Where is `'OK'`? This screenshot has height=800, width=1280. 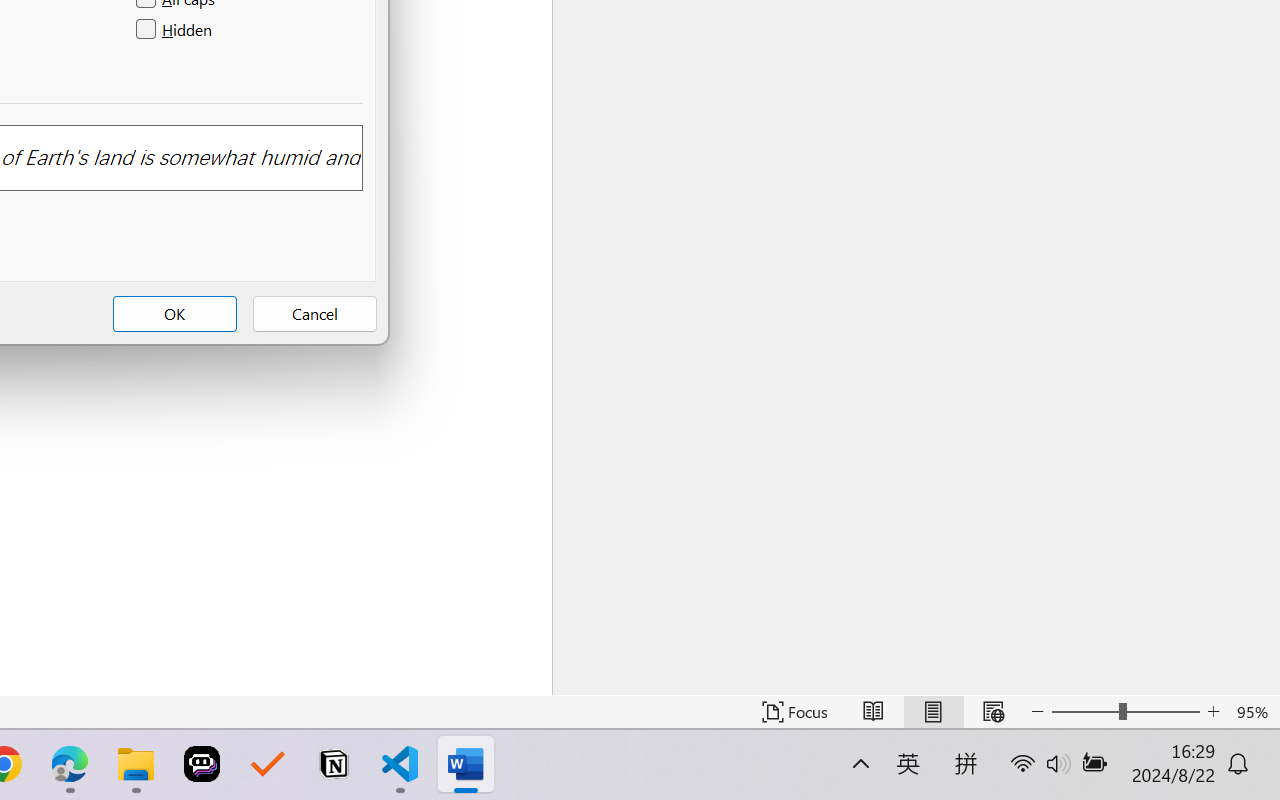 'OK' is located at coordinates (175, 313).